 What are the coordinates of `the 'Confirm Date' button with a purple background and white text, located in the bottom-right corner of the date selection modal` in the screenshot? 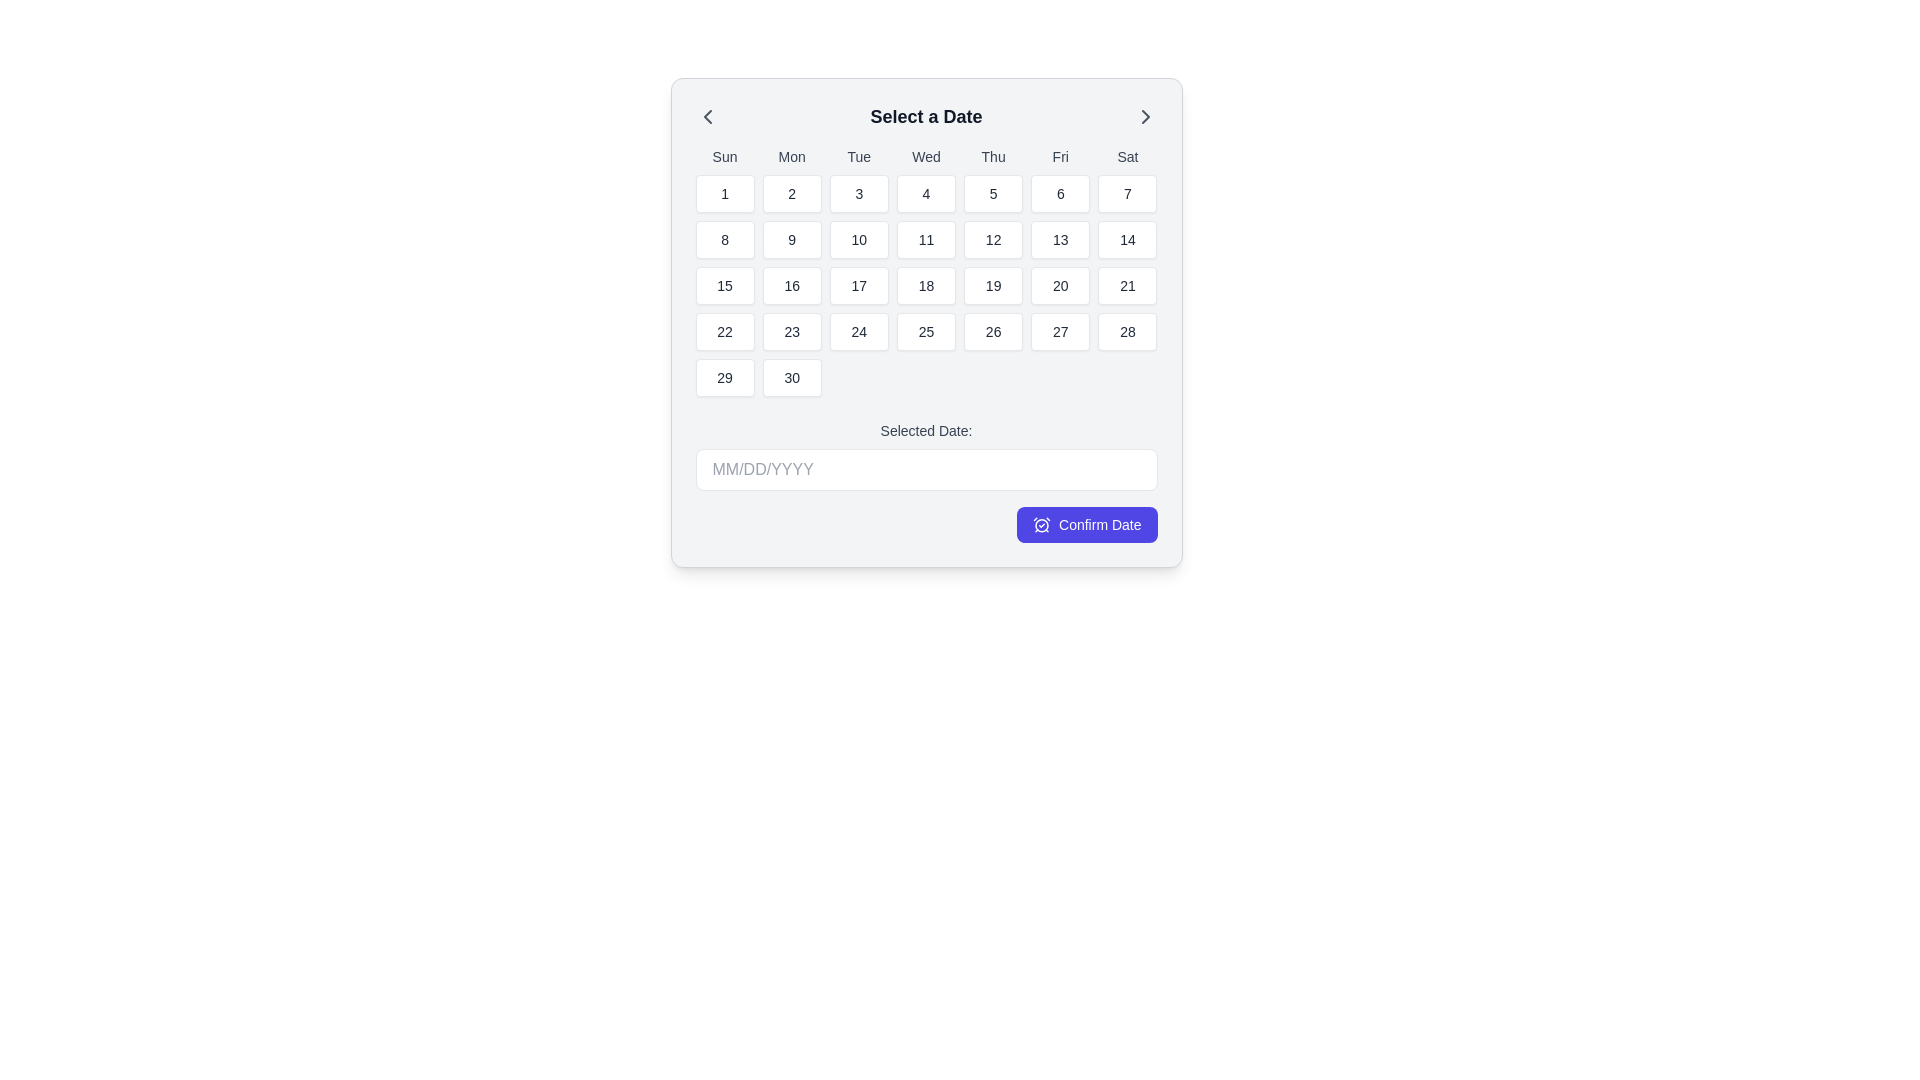 It's located at (1085, 523).